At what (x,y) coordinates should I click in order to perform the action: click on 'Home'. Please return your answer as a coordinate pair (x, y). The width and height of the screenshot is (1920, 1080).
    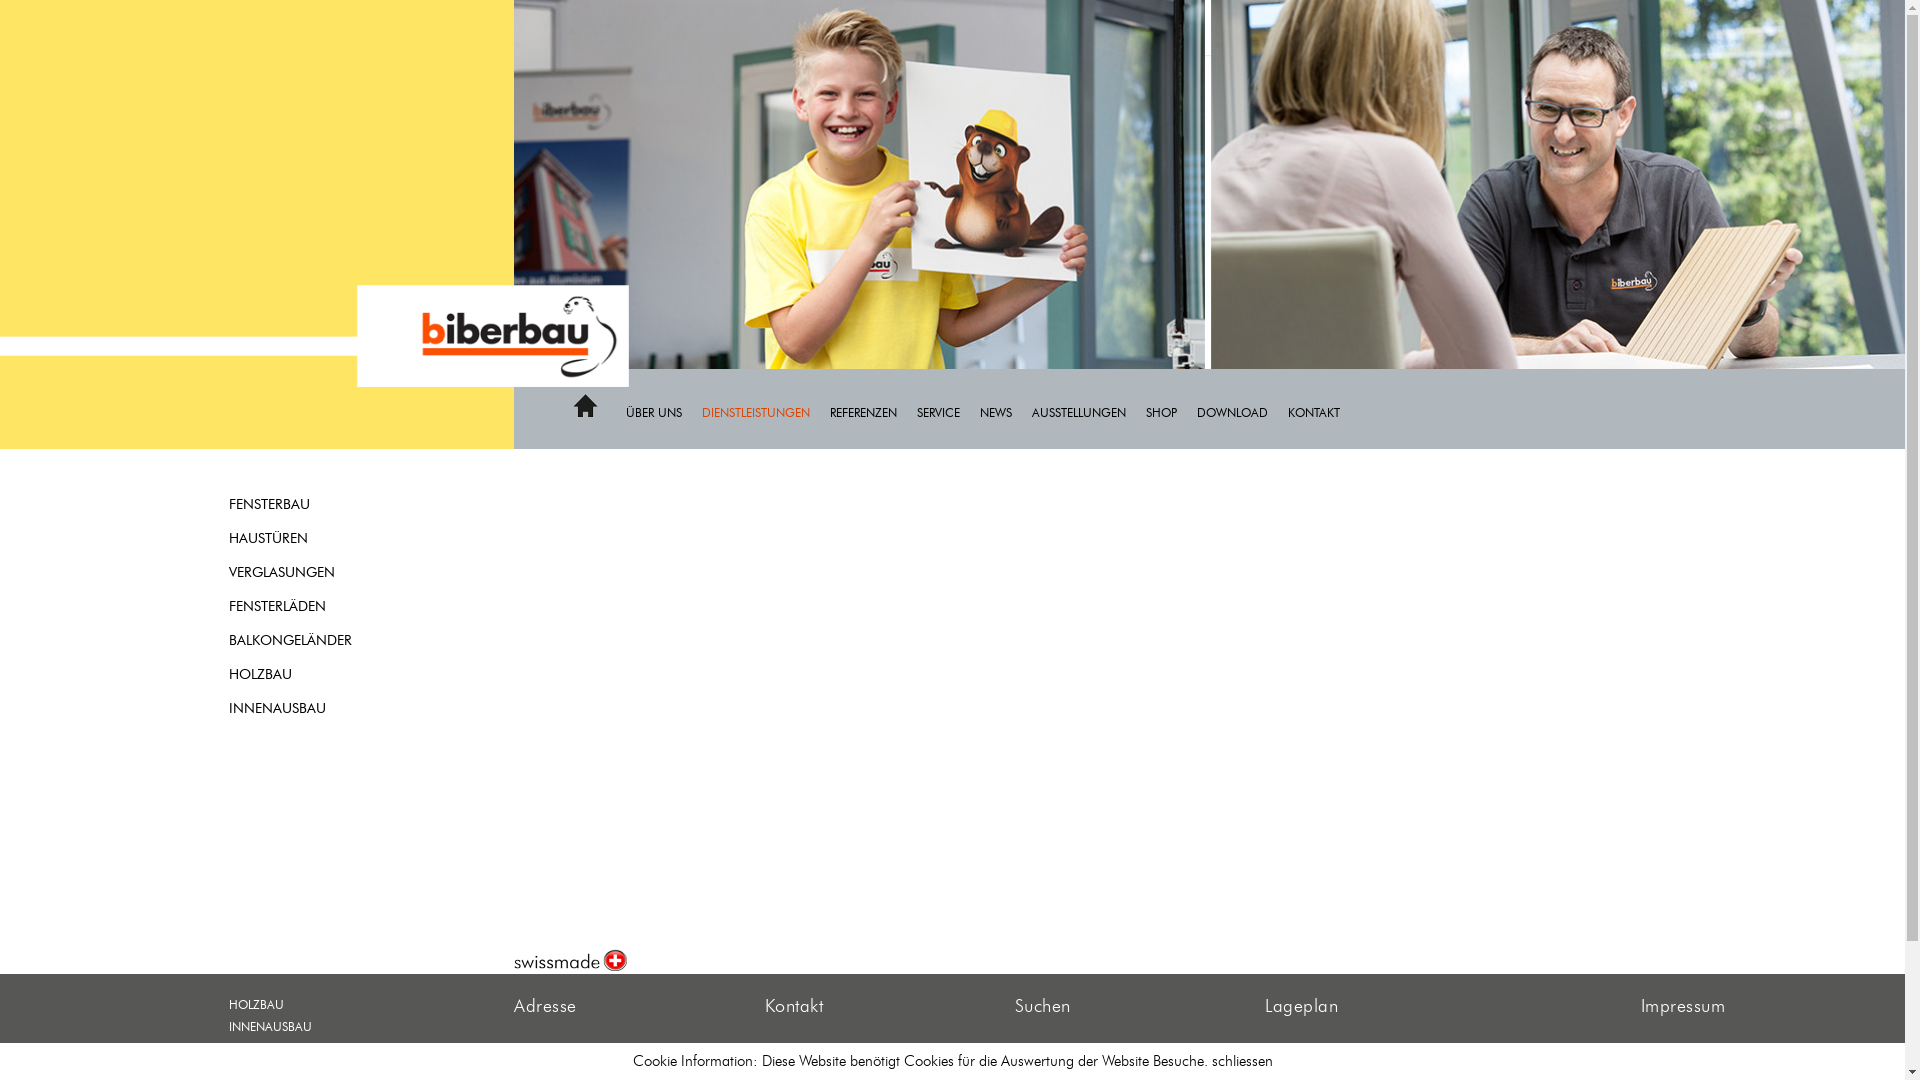
    Looking at the image, I should click on (584, 405).